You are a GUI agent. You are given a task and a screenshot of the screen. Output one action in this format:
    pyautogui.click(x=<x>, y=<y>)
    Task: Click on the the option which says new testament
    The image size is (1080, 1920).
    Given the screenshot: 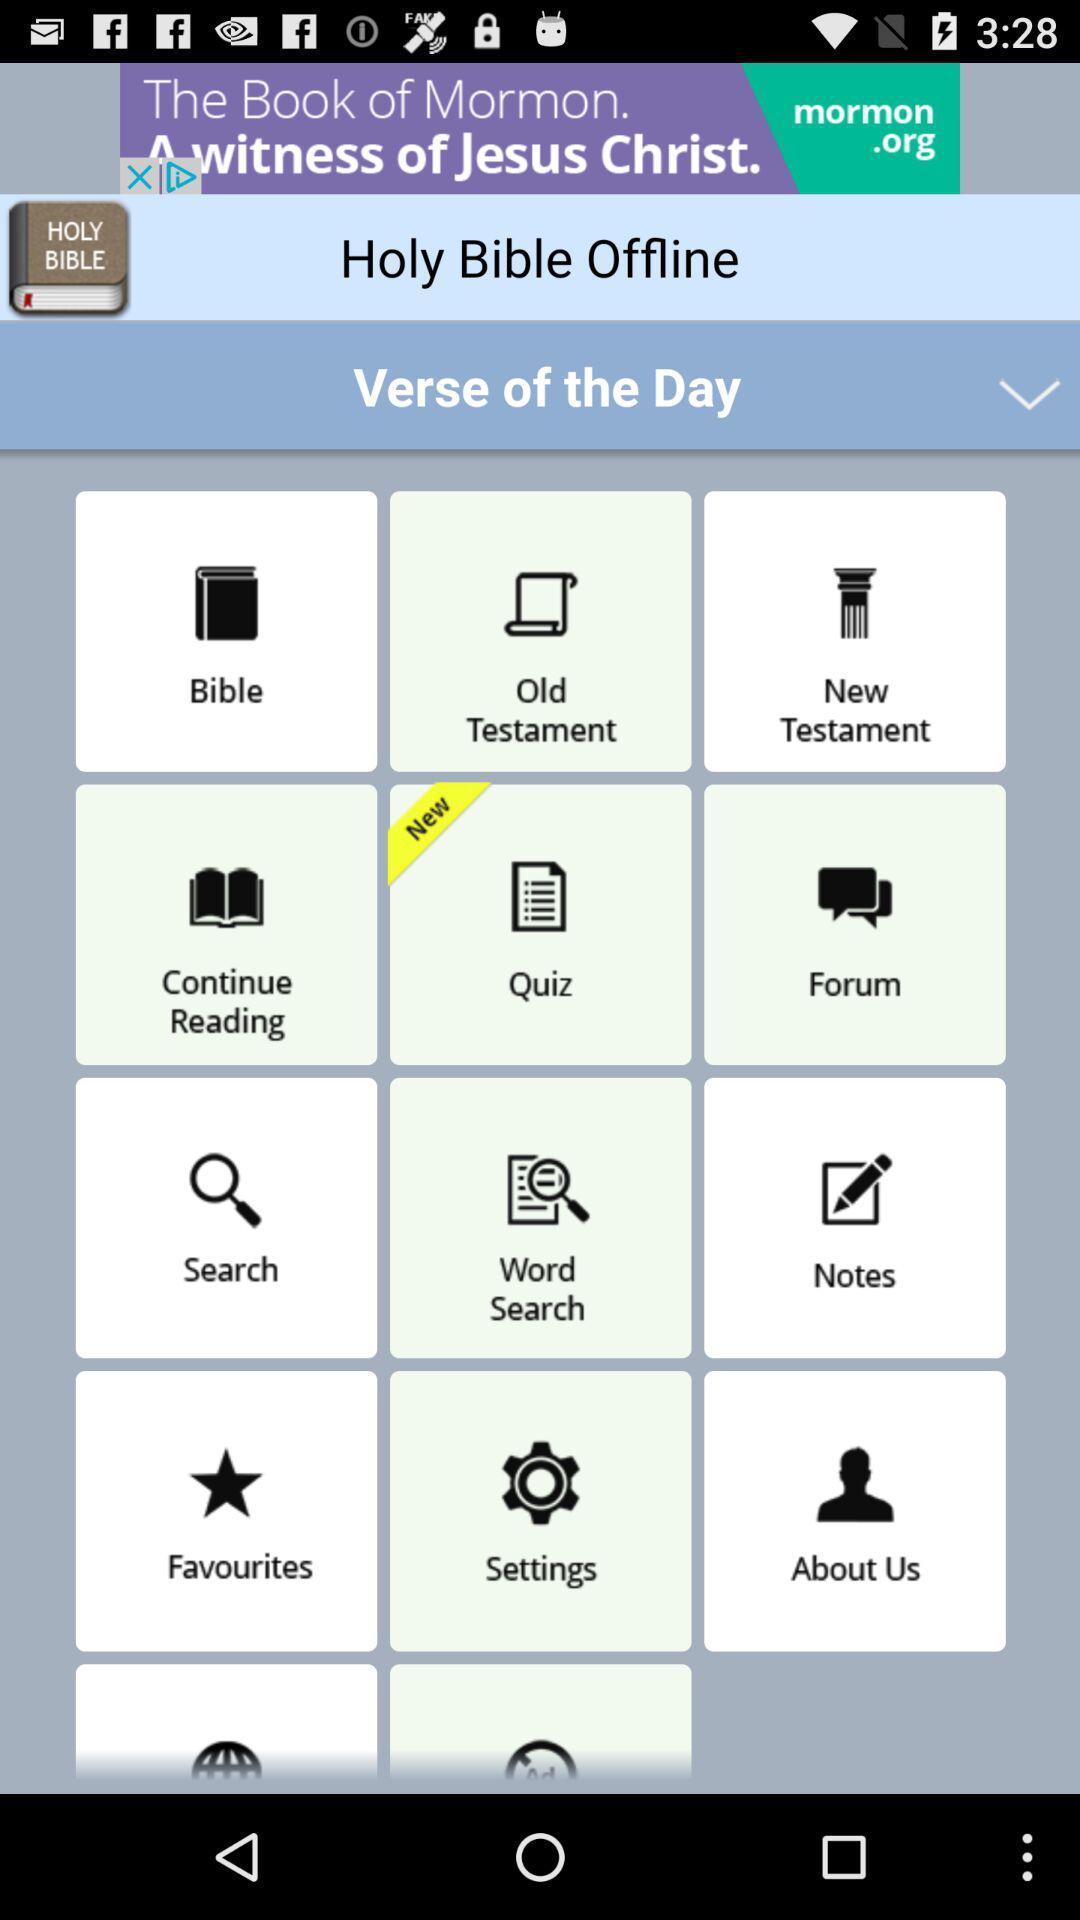 What is the action you would take?
    pyautogui.click(x=855, y=631)
    